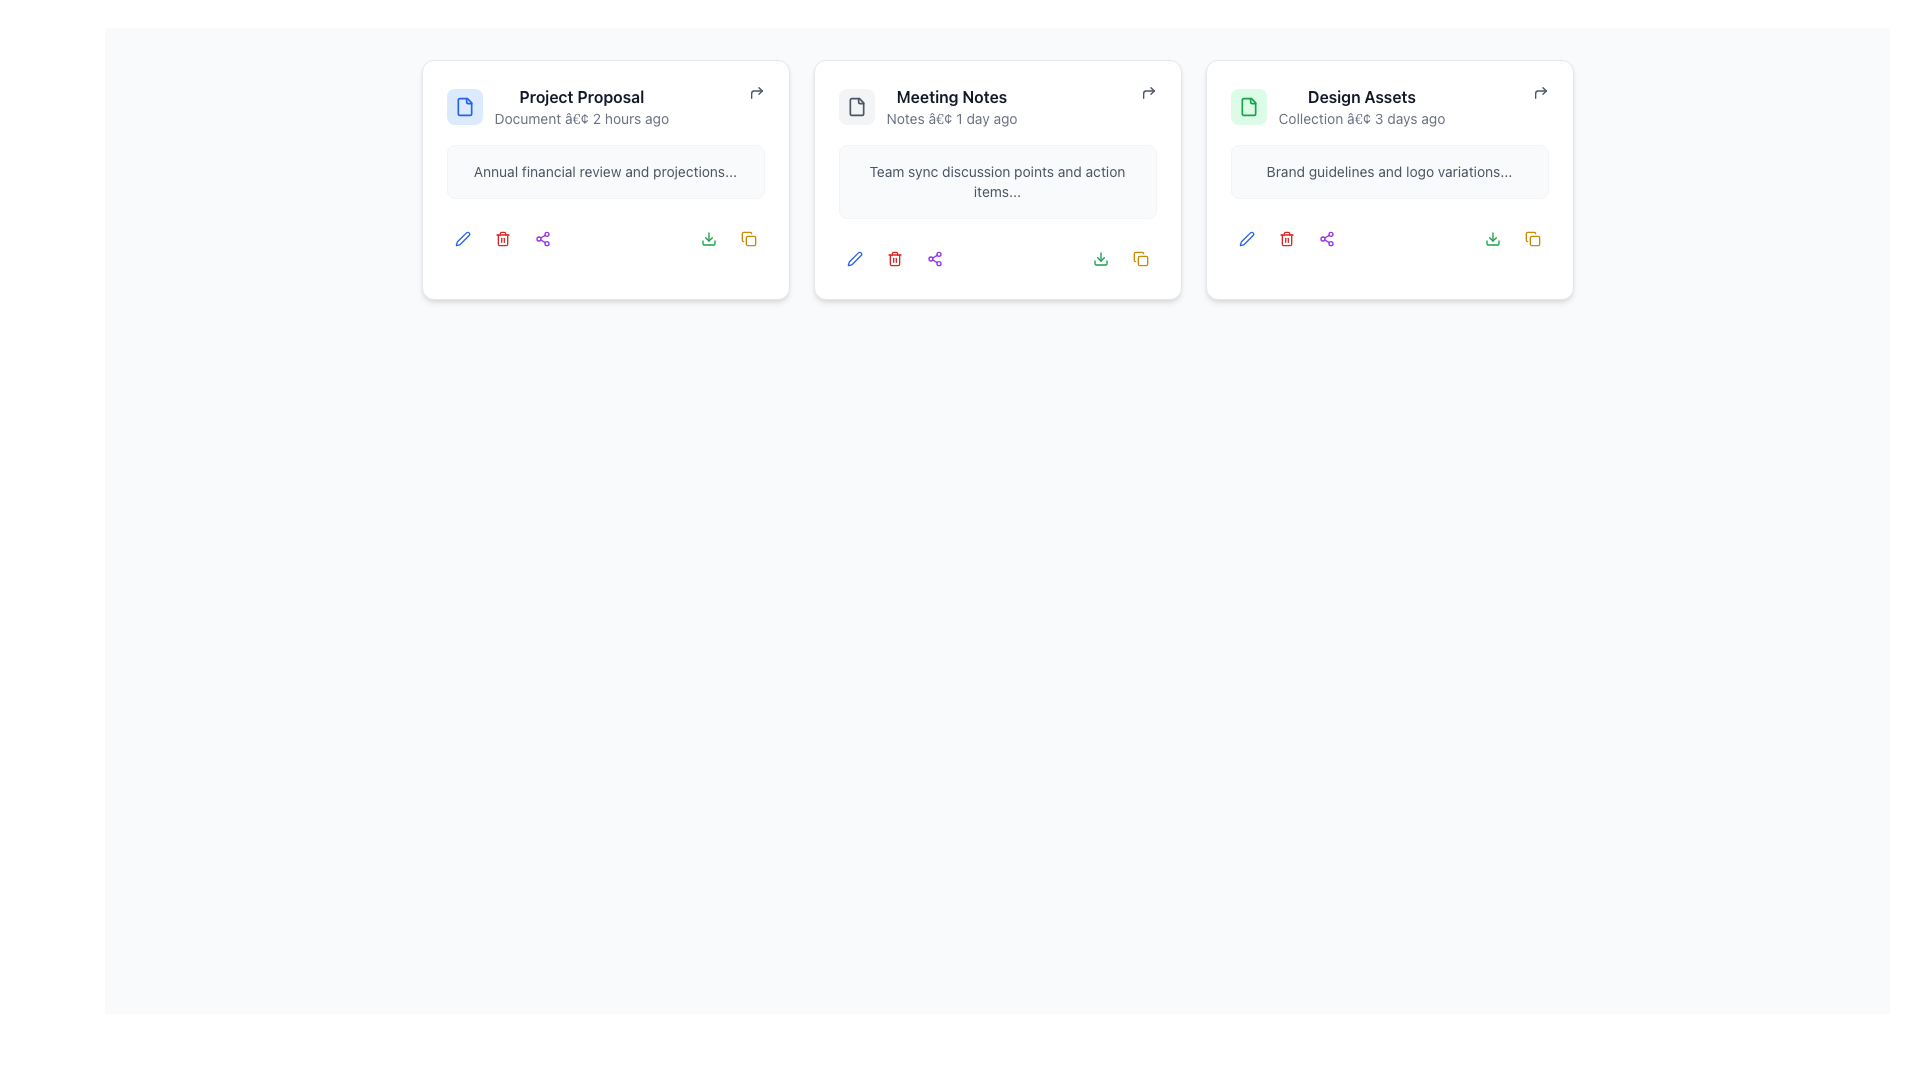 The height and width of the screenshot is (1080, 1920). Describe the element at coordinates (747, 238) in the screenshot. I see `the icon button, which is styled as two overlapping squares in yellow, located under the 'Project Proposal' card as the third action icon on the right side` at that location.